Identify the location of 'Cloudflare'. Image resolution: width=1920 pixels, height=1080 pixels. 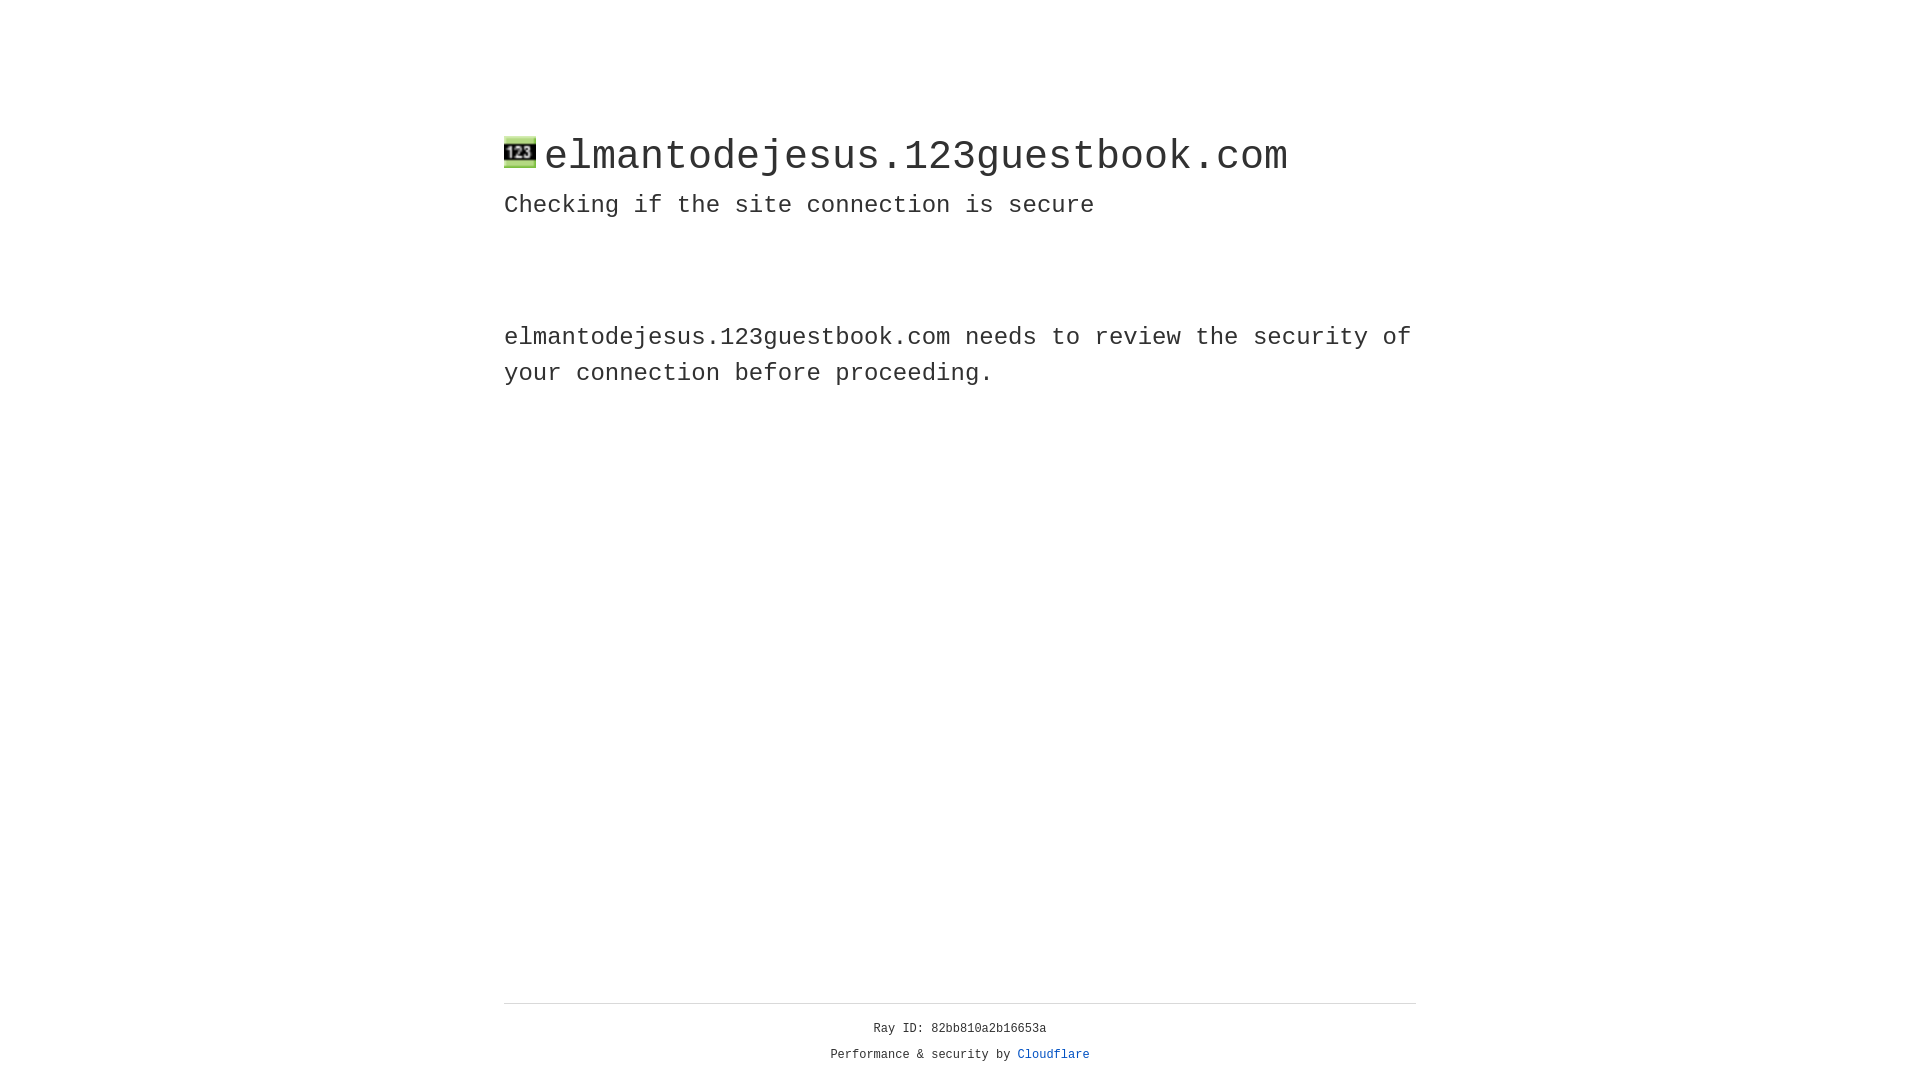
(1017, 1054).